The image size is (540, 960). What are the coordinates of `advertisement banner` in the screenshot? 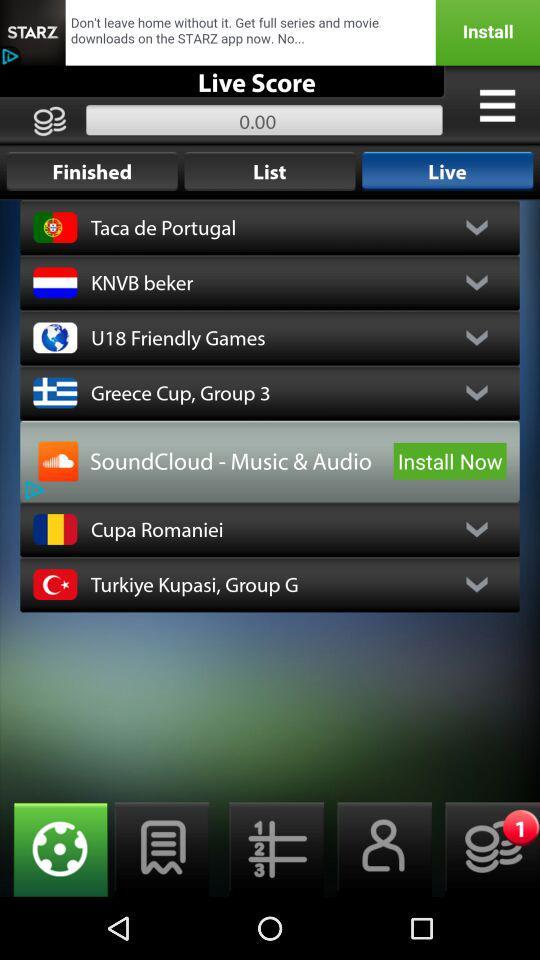 It's located at (270, 31).